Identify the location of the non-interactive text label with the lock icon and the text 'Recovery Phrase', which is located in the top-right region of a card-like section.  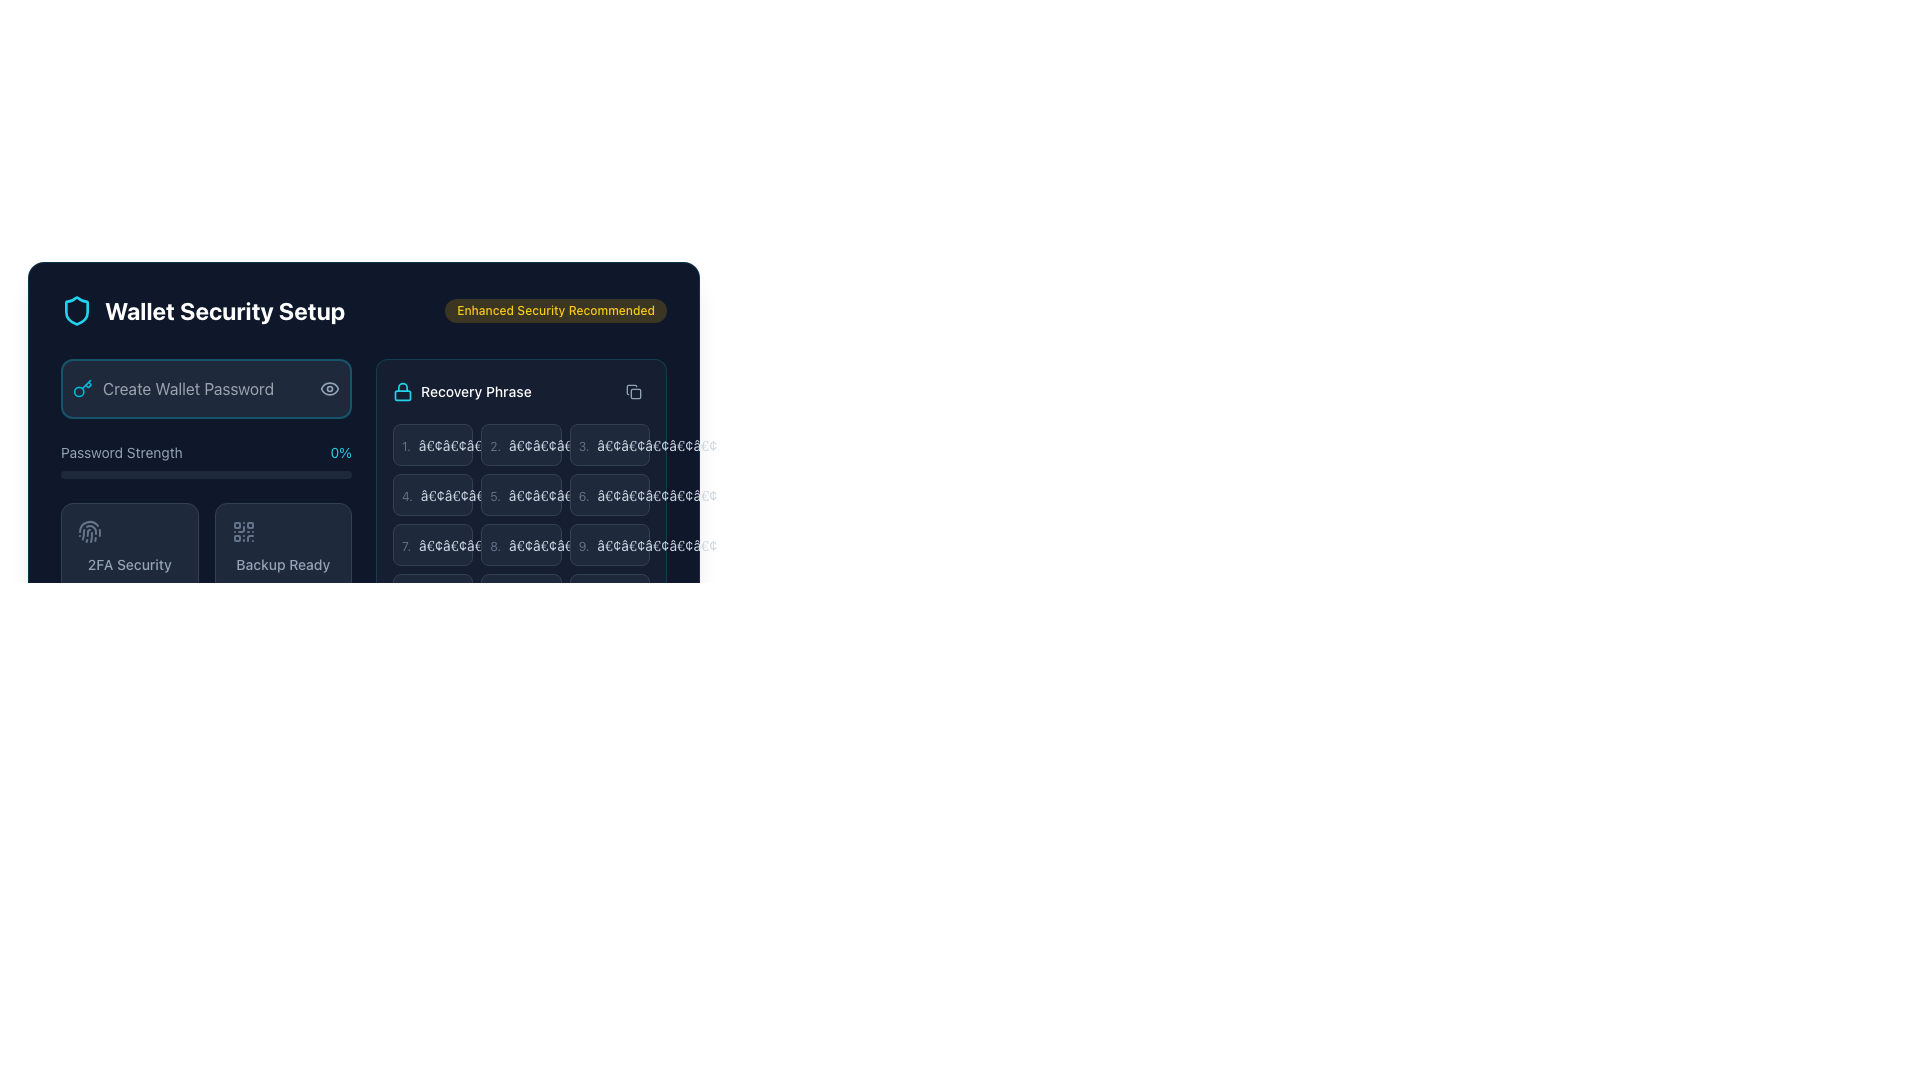
(461, 392).